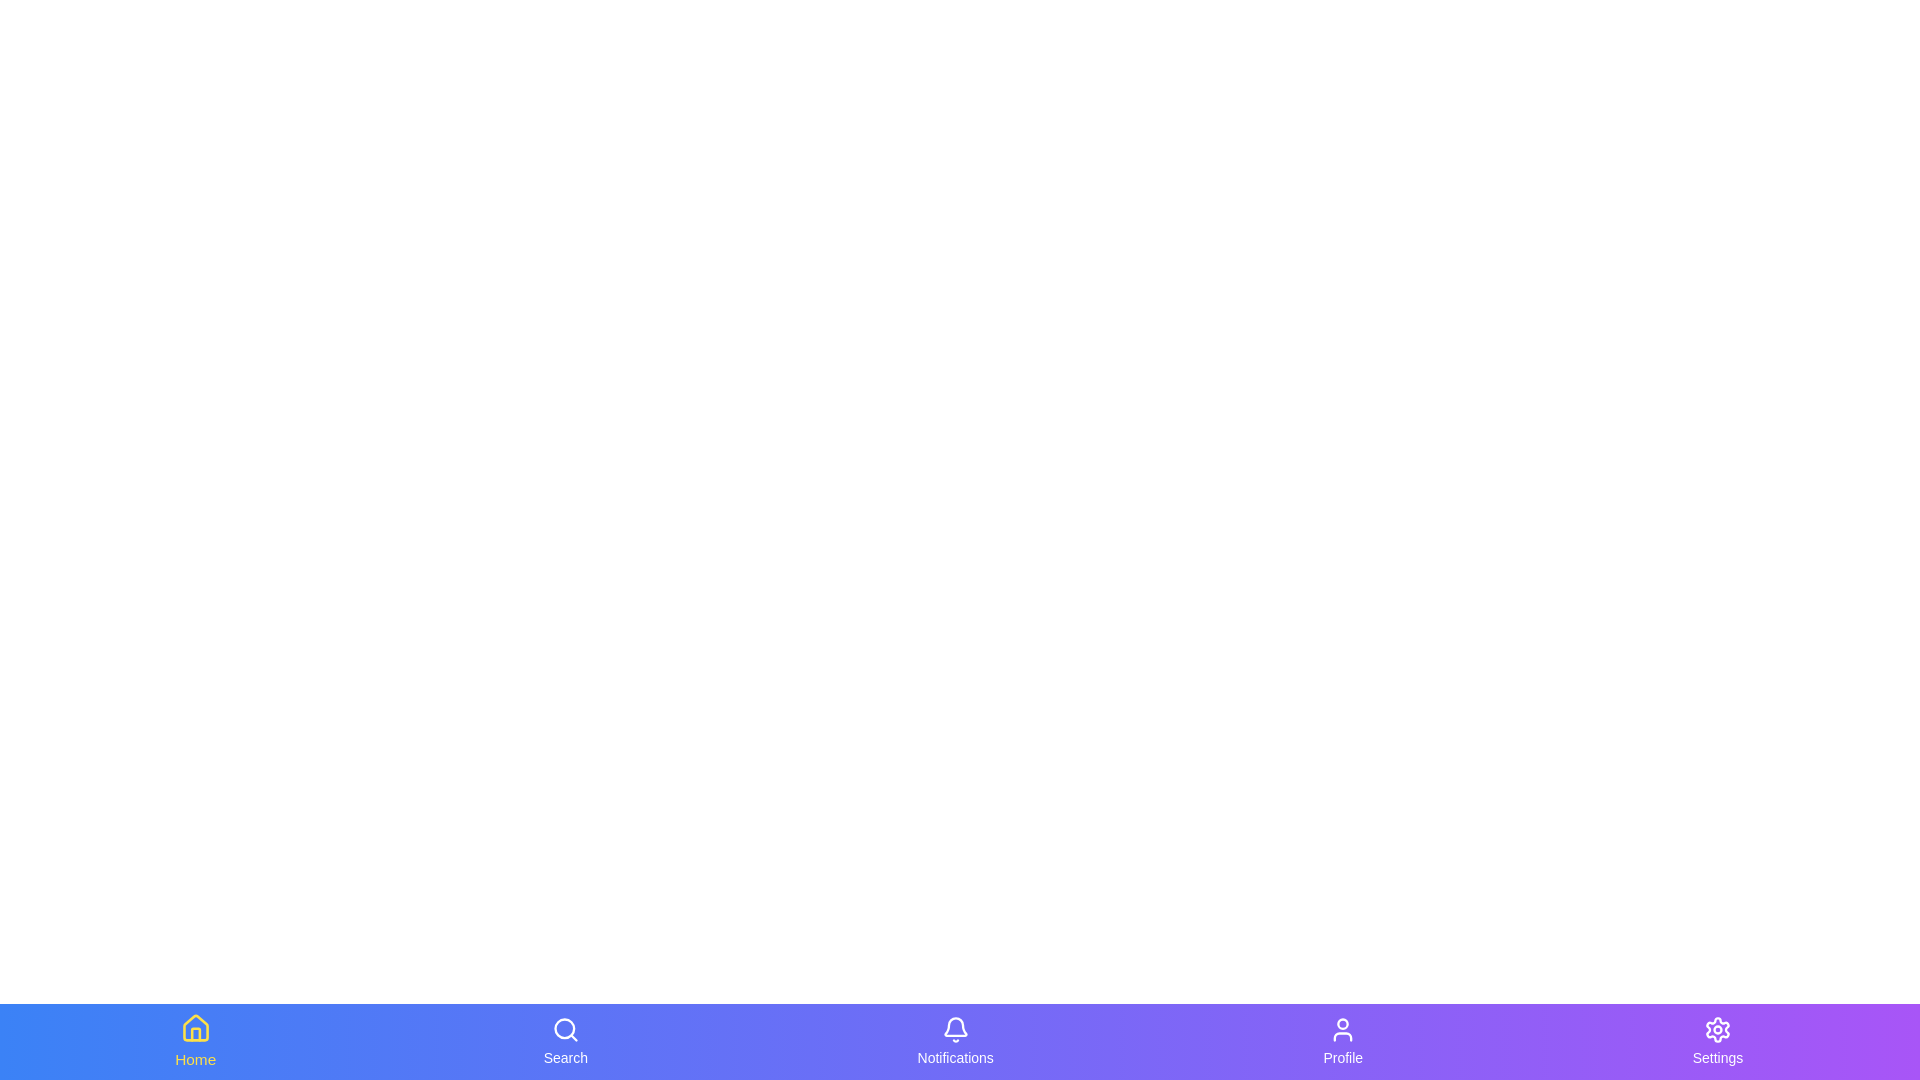 The width and height of the screenshot is (1920, 1080). Describe the element at coordinates (1716, 1040) in the screenshot. I see `the Settings navigation tab` at that location.